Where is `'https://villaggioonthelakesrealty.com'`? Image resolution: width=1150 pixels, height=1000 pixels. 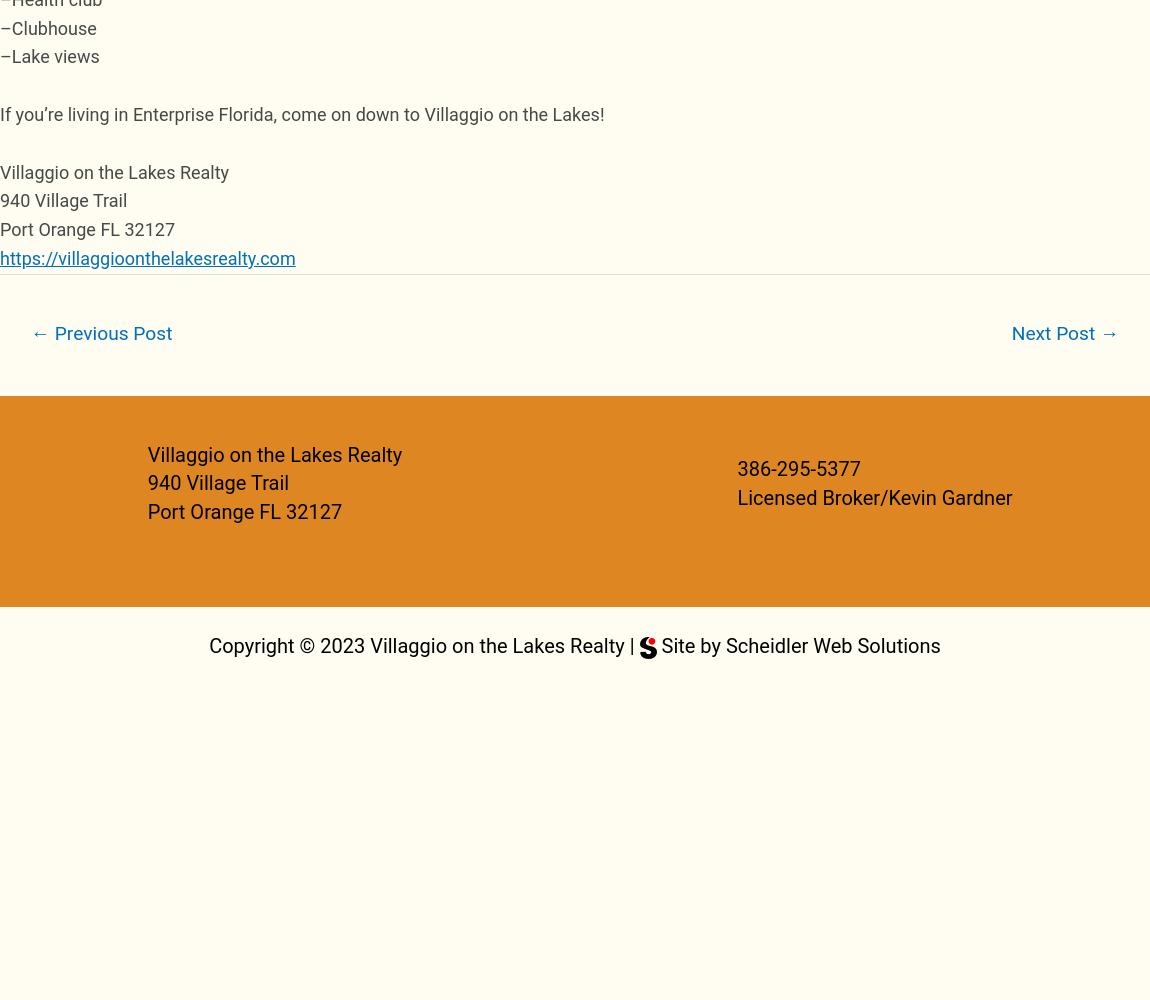 'https://villaggioonthelakesrealty.com' is located at coordinates (146, 257).